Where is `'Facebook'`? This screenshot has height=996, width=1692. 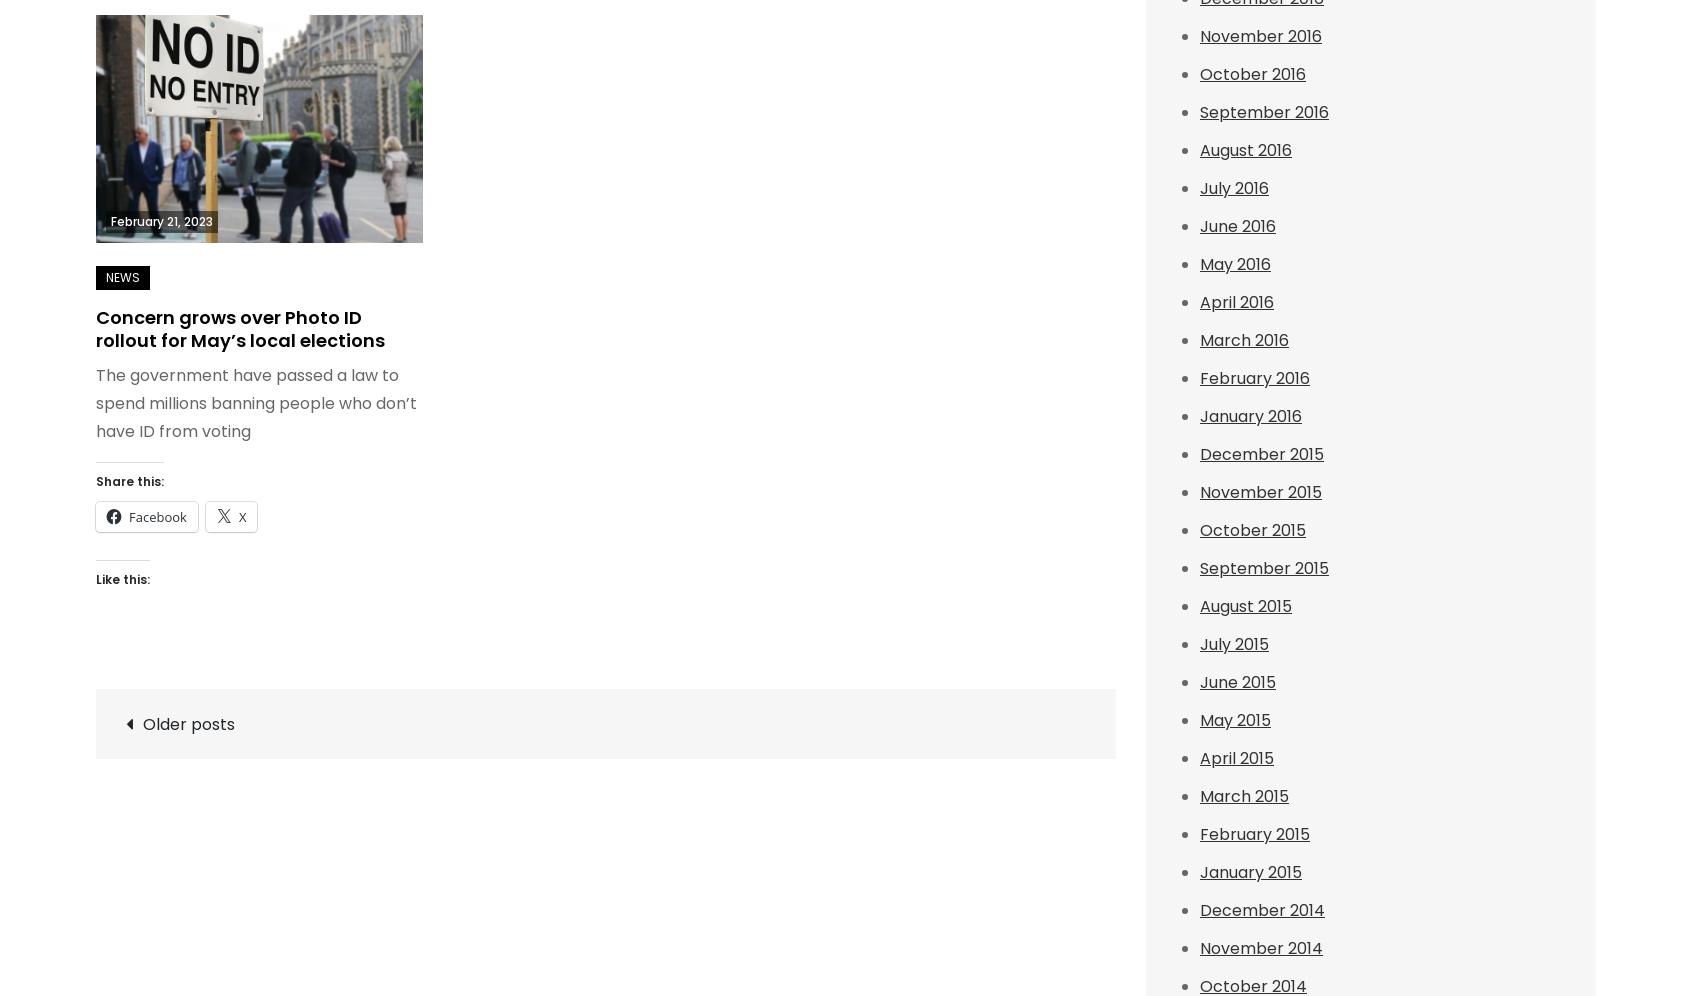 'Facebook' is located at coordinates (156, 516).